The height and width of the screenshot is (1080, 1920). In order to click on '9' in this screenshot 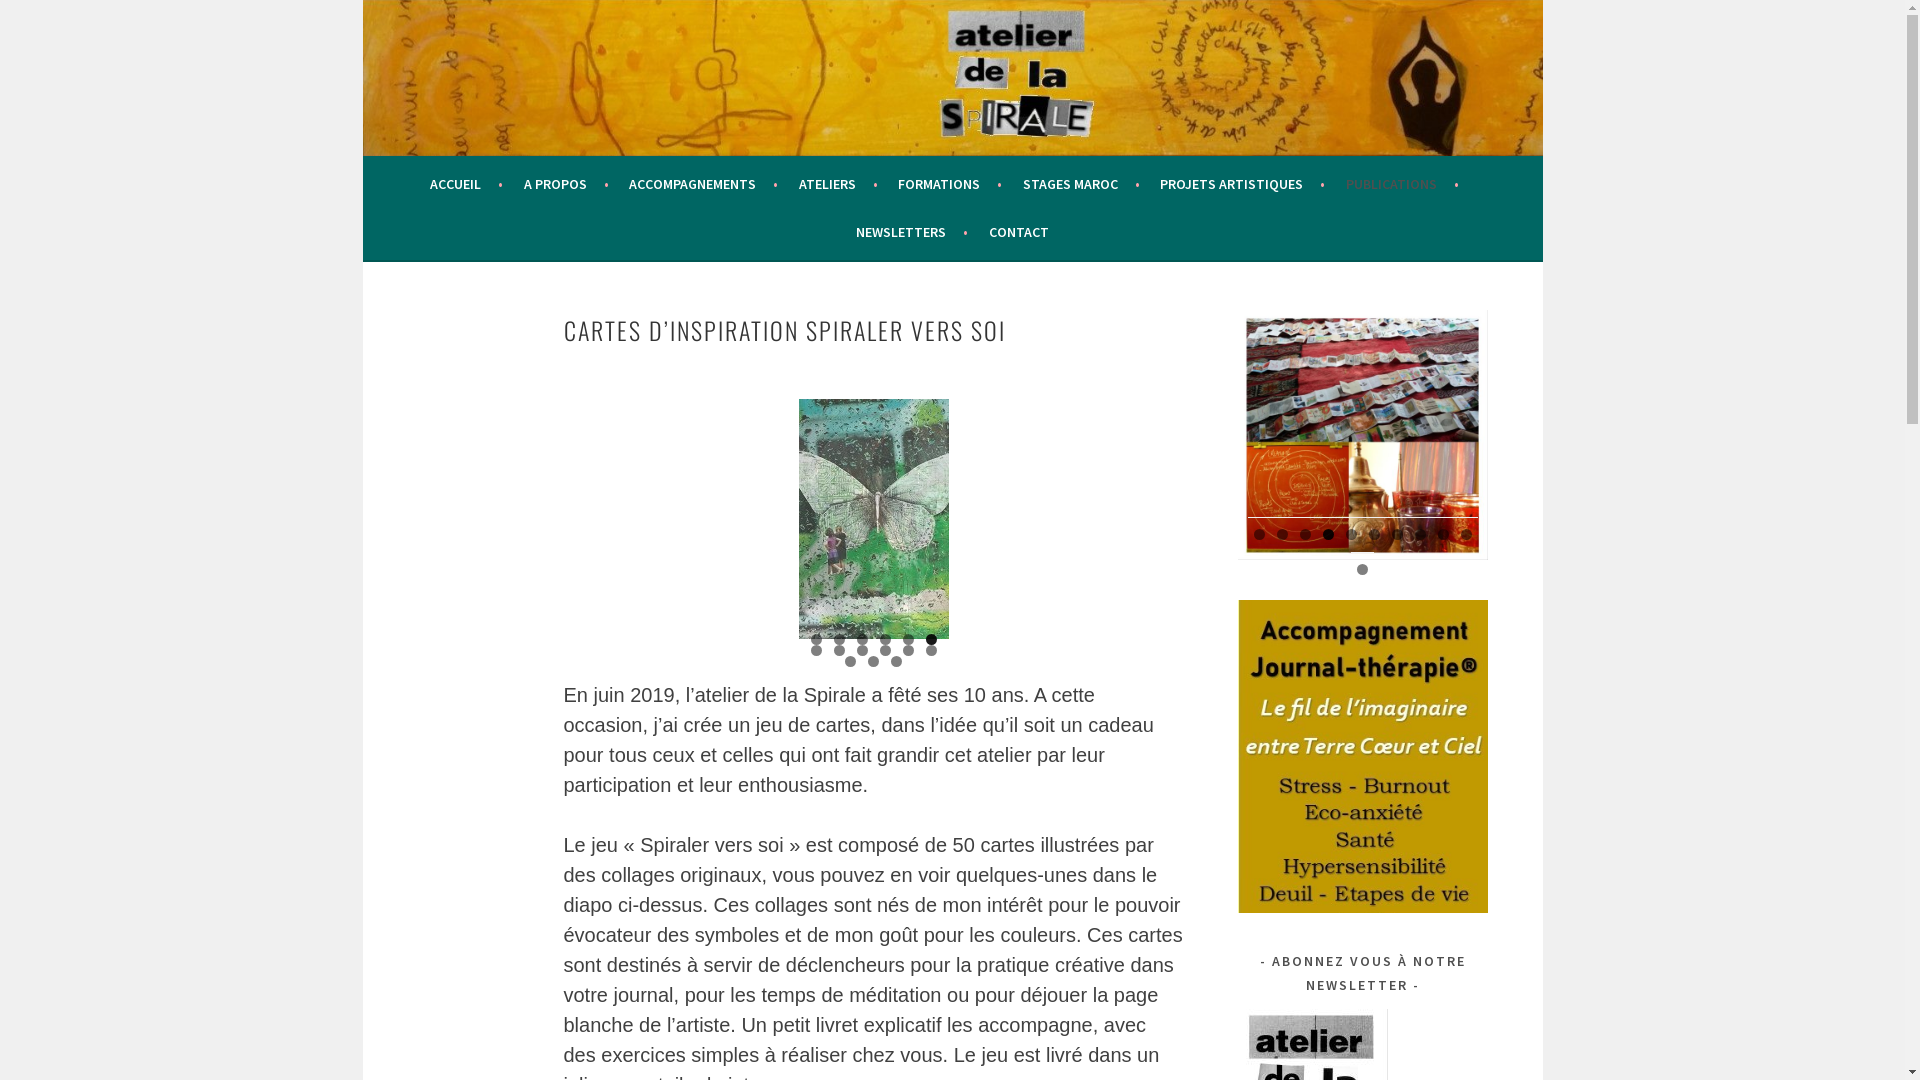, I will do `click(861, 650)`.